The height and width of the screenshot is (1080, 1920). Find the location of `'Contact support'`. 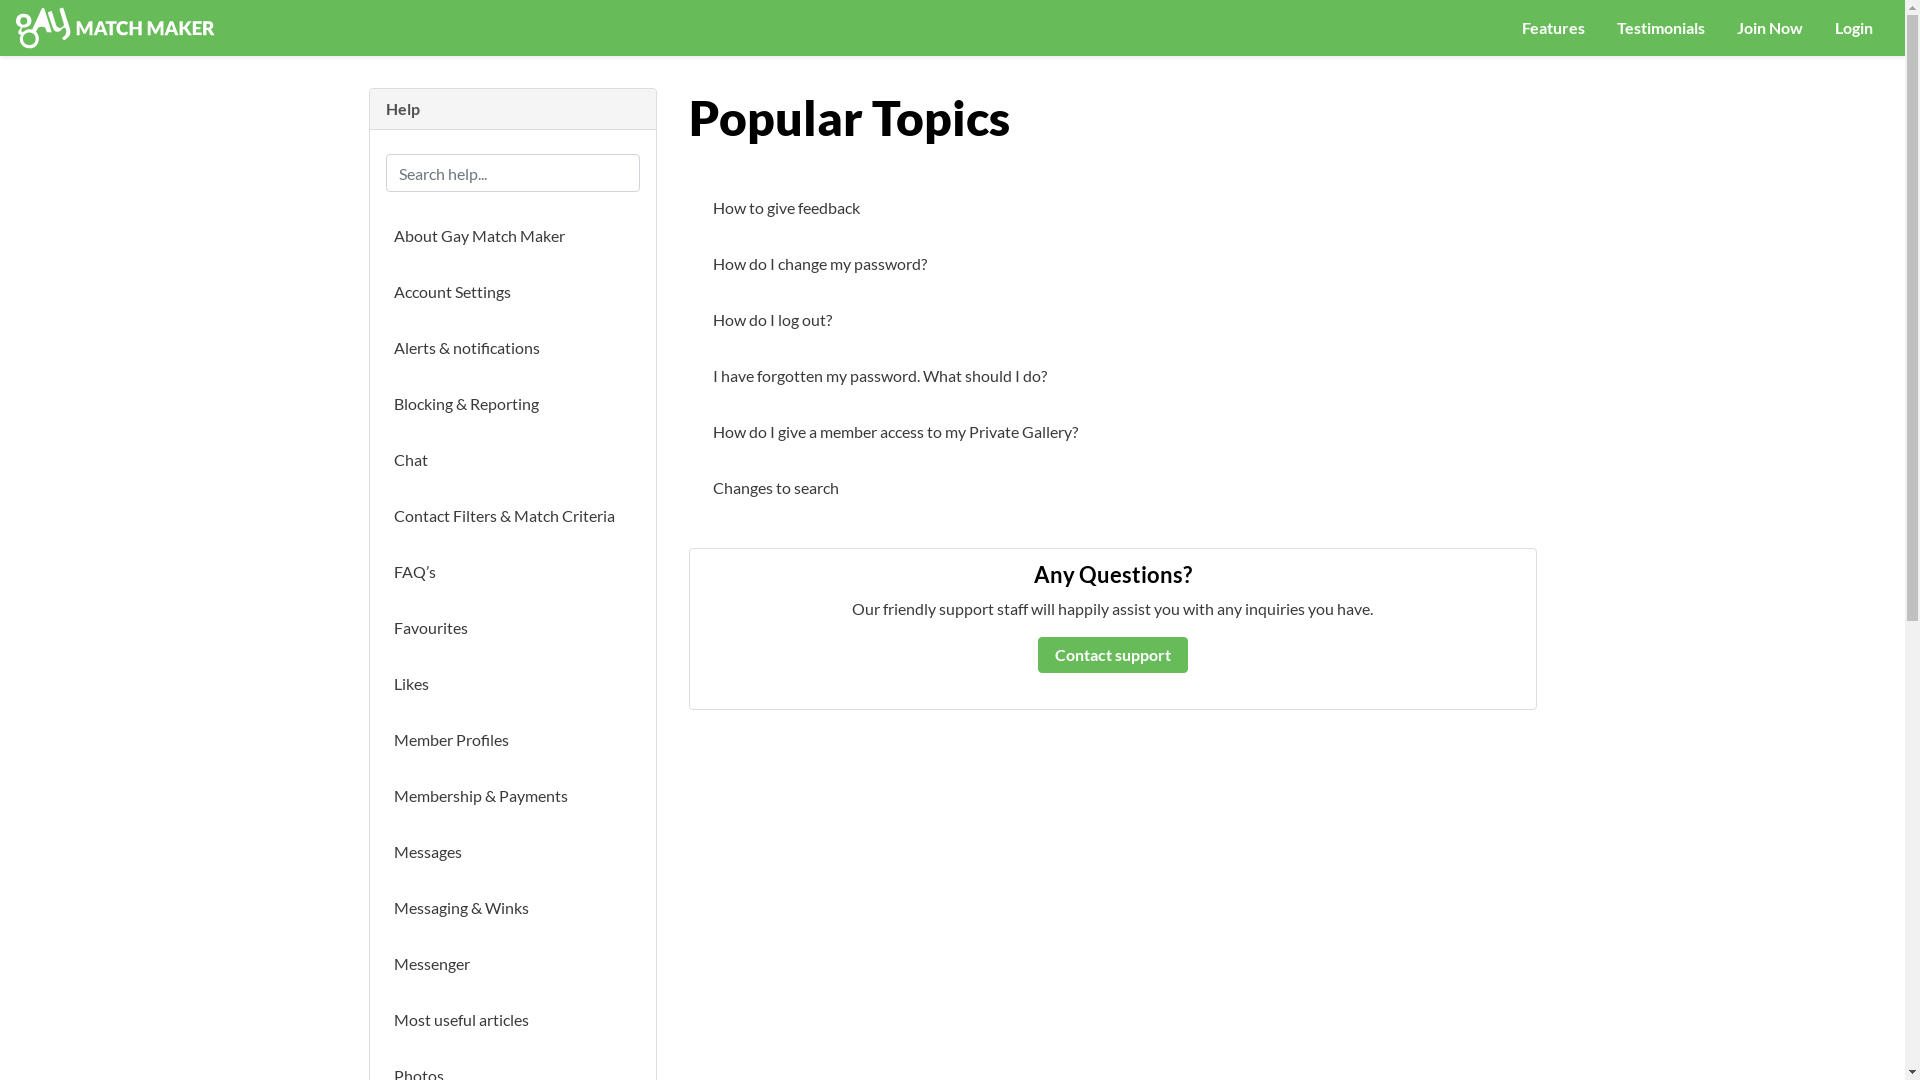

'Contact support' is located at coordinates (1112, 654).